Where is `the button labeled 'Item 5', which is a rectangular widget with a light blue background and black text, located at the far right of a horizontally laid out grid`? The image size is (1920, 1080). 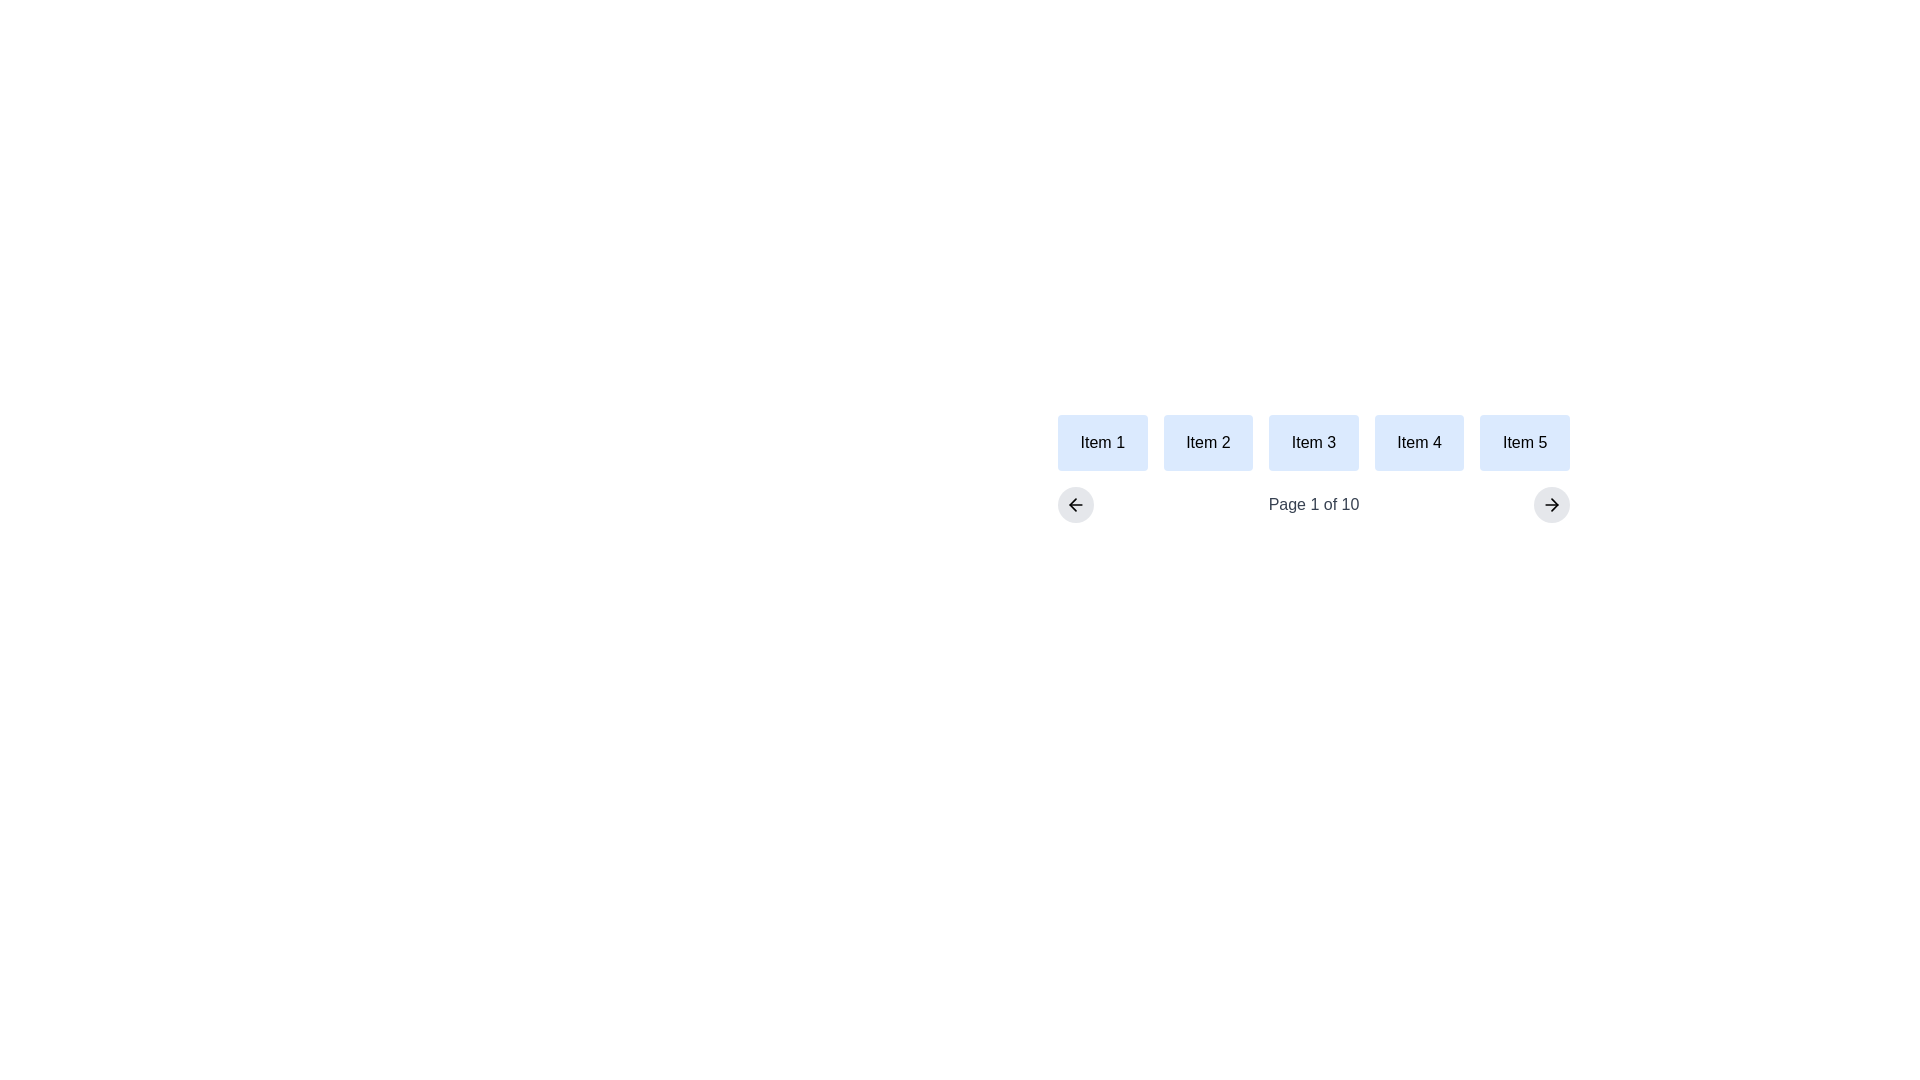
the button labeled 'Item 5', which is a rectangular widget with a light blue background and black text, located at the far right of a horizontally laid out grid is located at coordinates (1524, 442).